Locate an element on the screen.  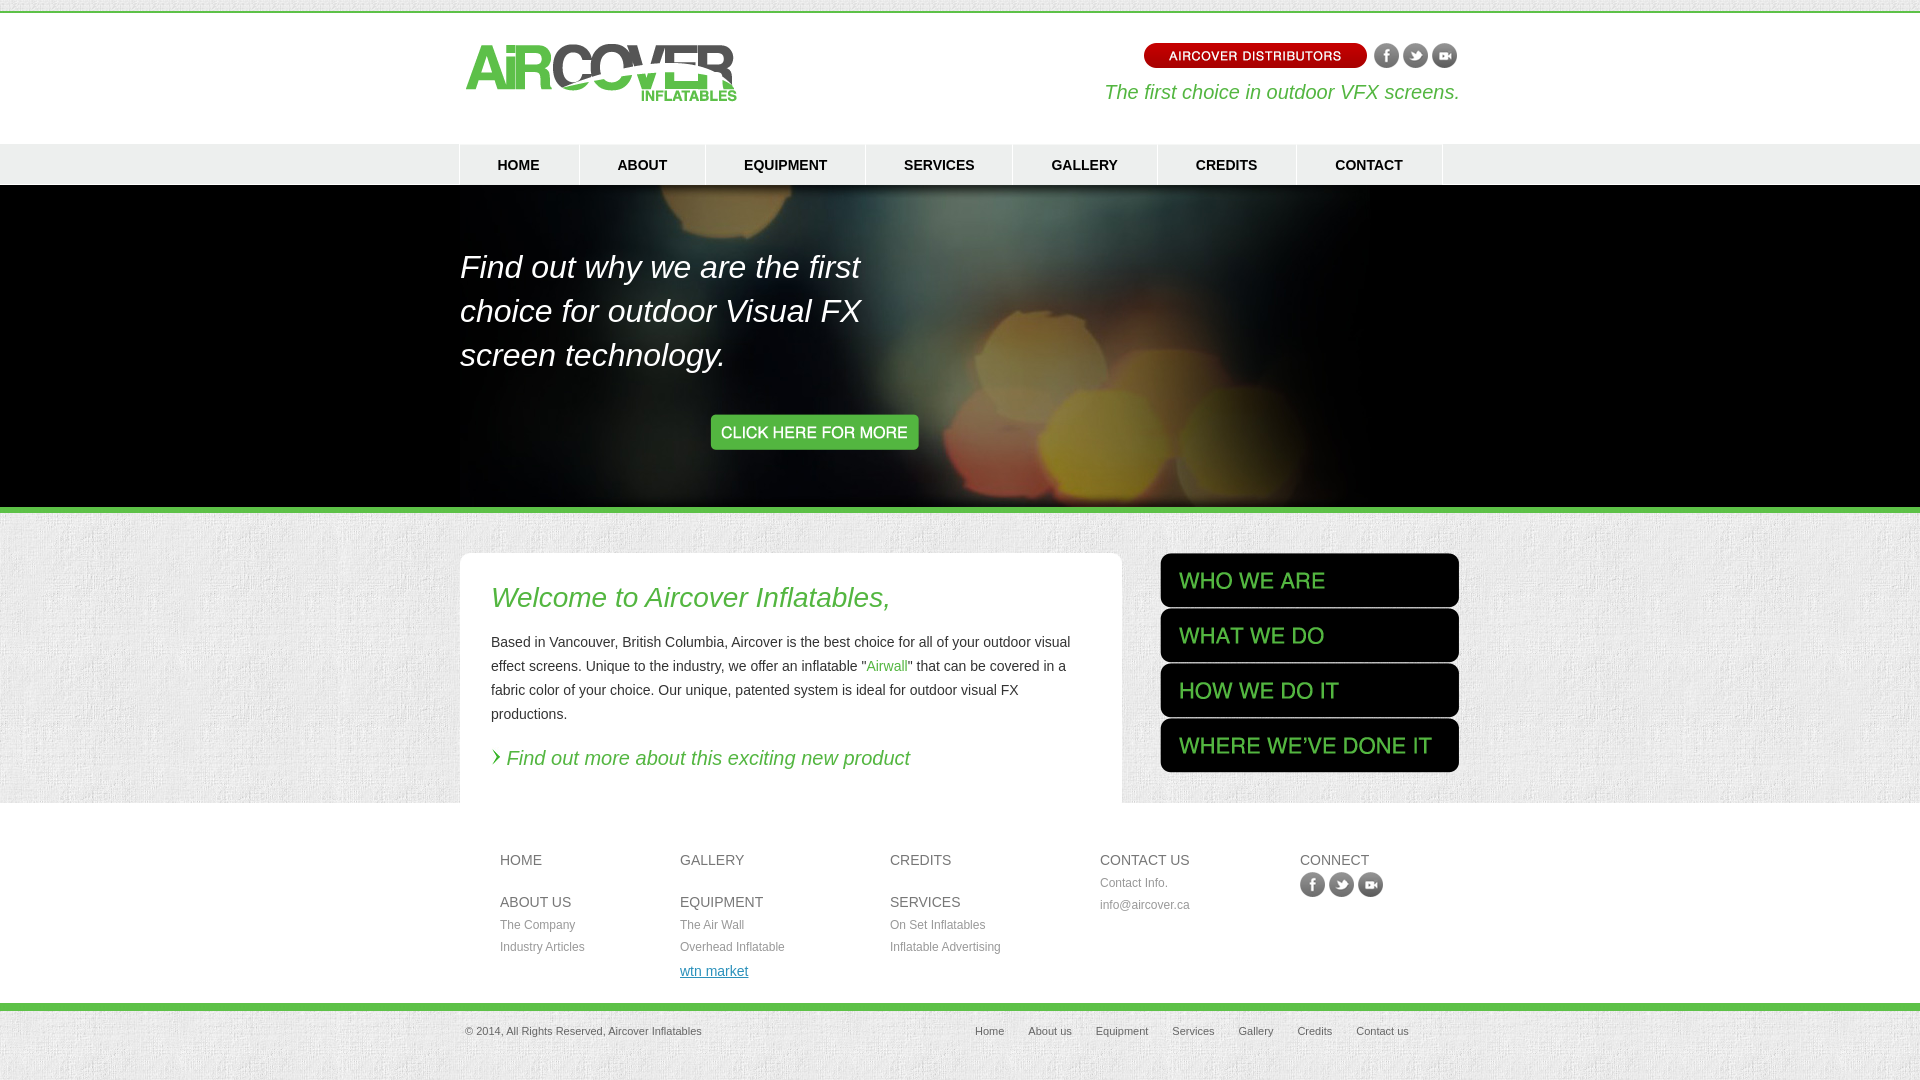
'Contact us' is located at coordinates (1376, 1030).